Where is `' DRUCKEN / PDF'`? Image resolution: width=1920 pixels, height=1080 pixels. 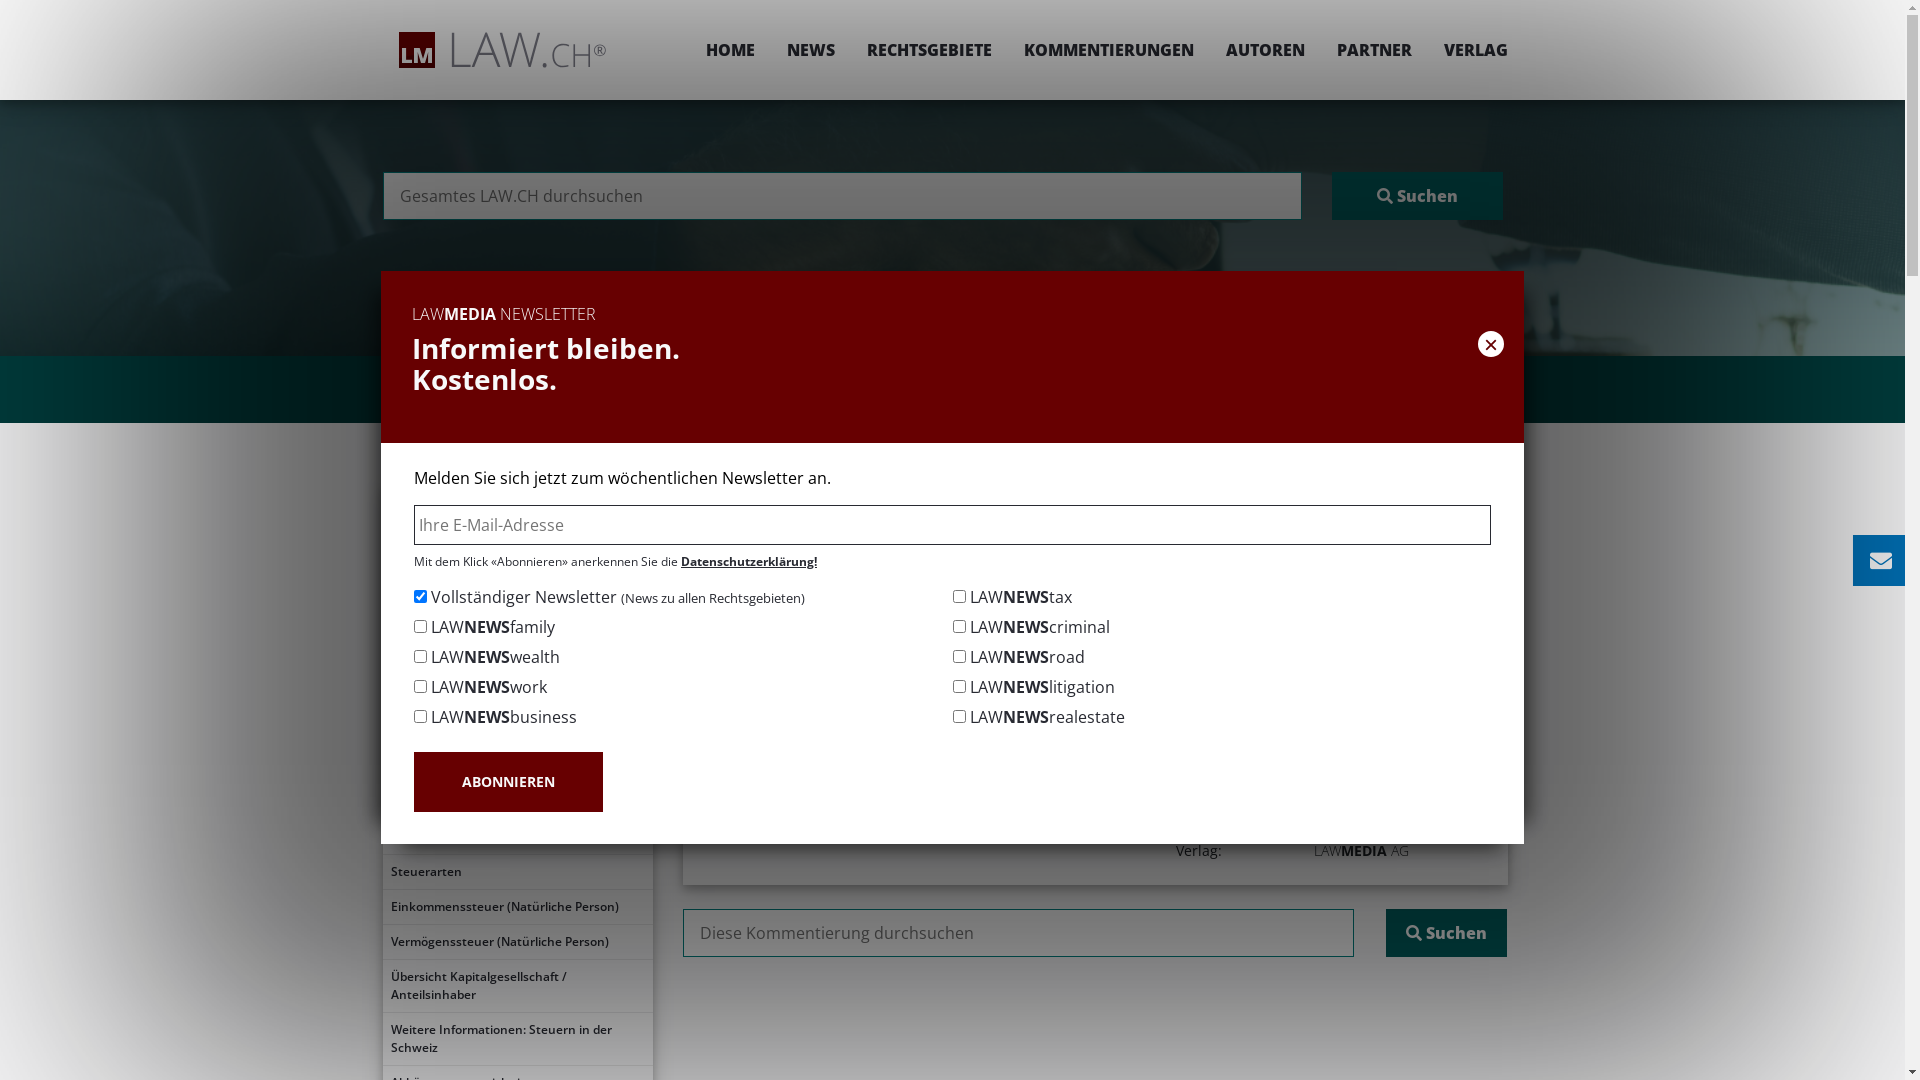 ' DRUCKEN / PDF' is located at coordinates (1445, 562).